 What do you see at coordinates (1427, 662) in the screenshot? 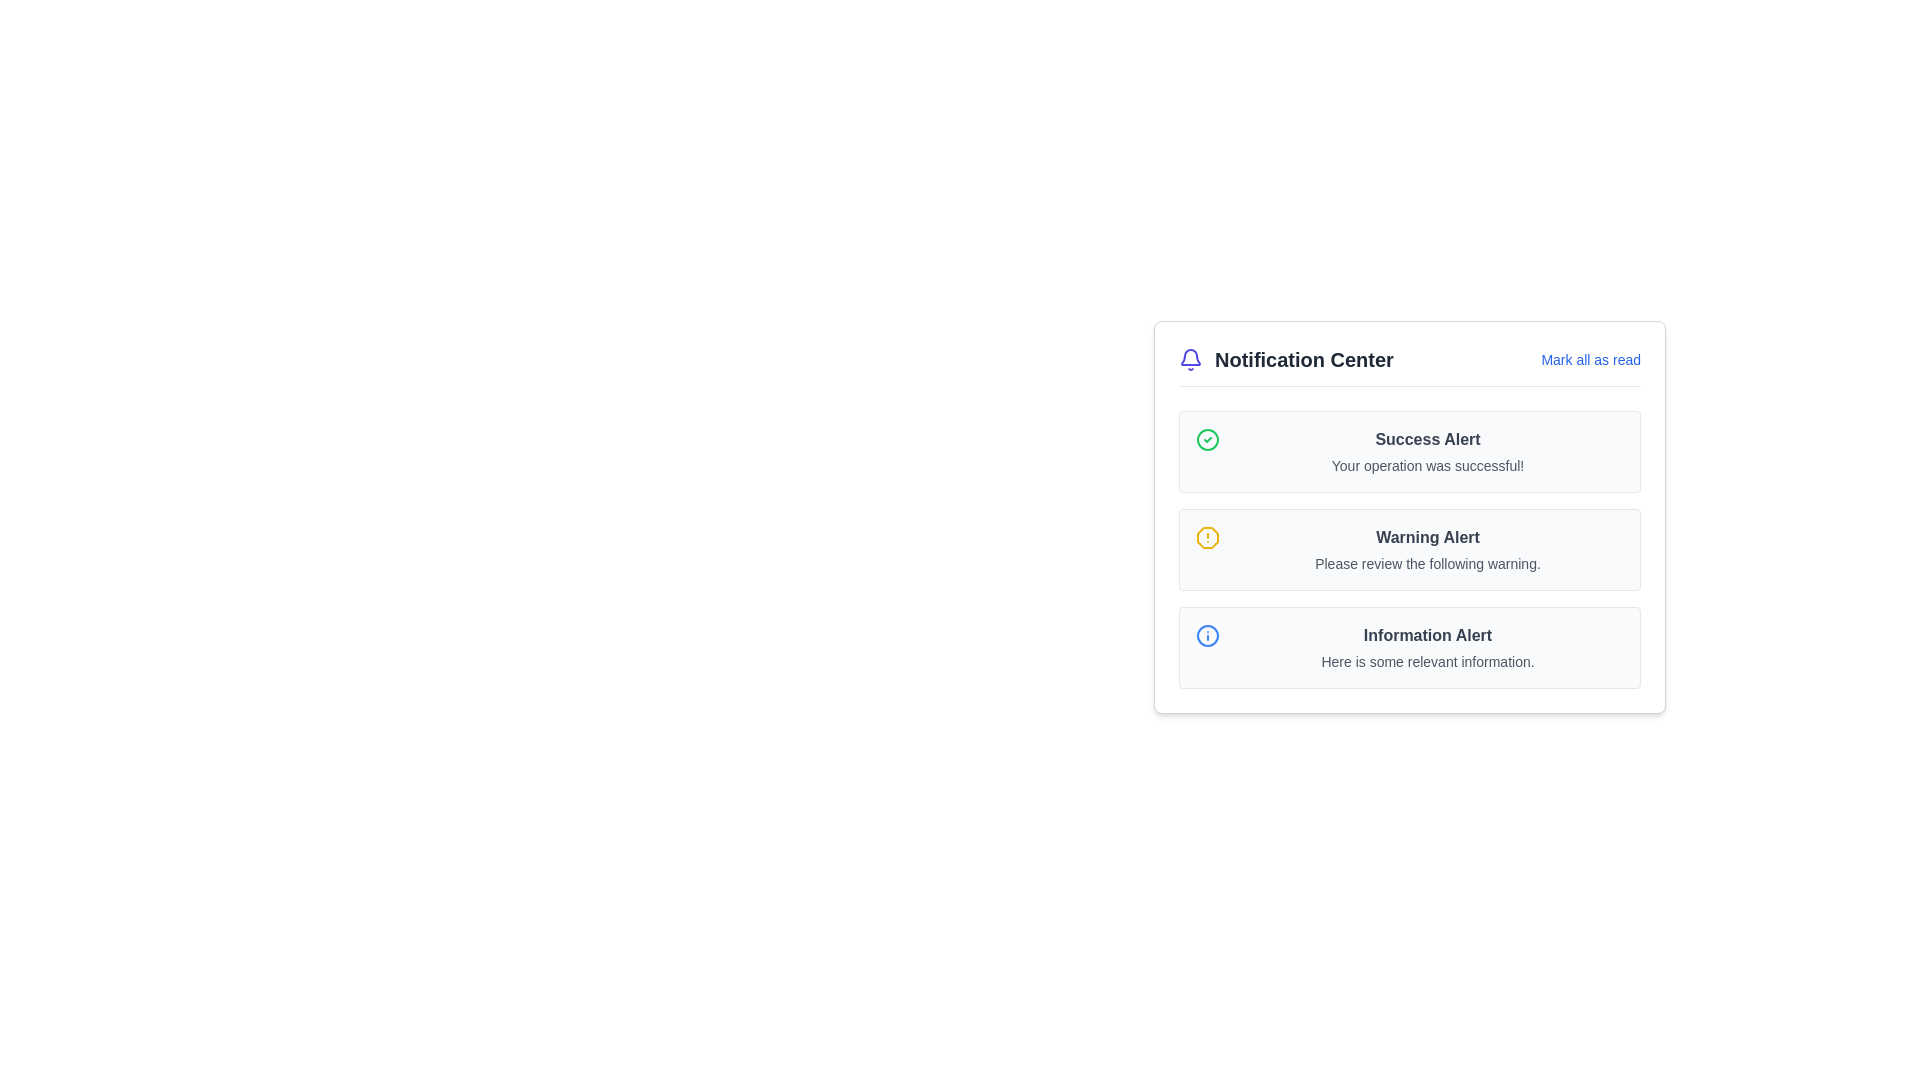
I see `the Text Label located at the bottom of the third notification in the Notification Center interface, directly below the 'Information Alert' title text` at bounding box center [1427, 662].